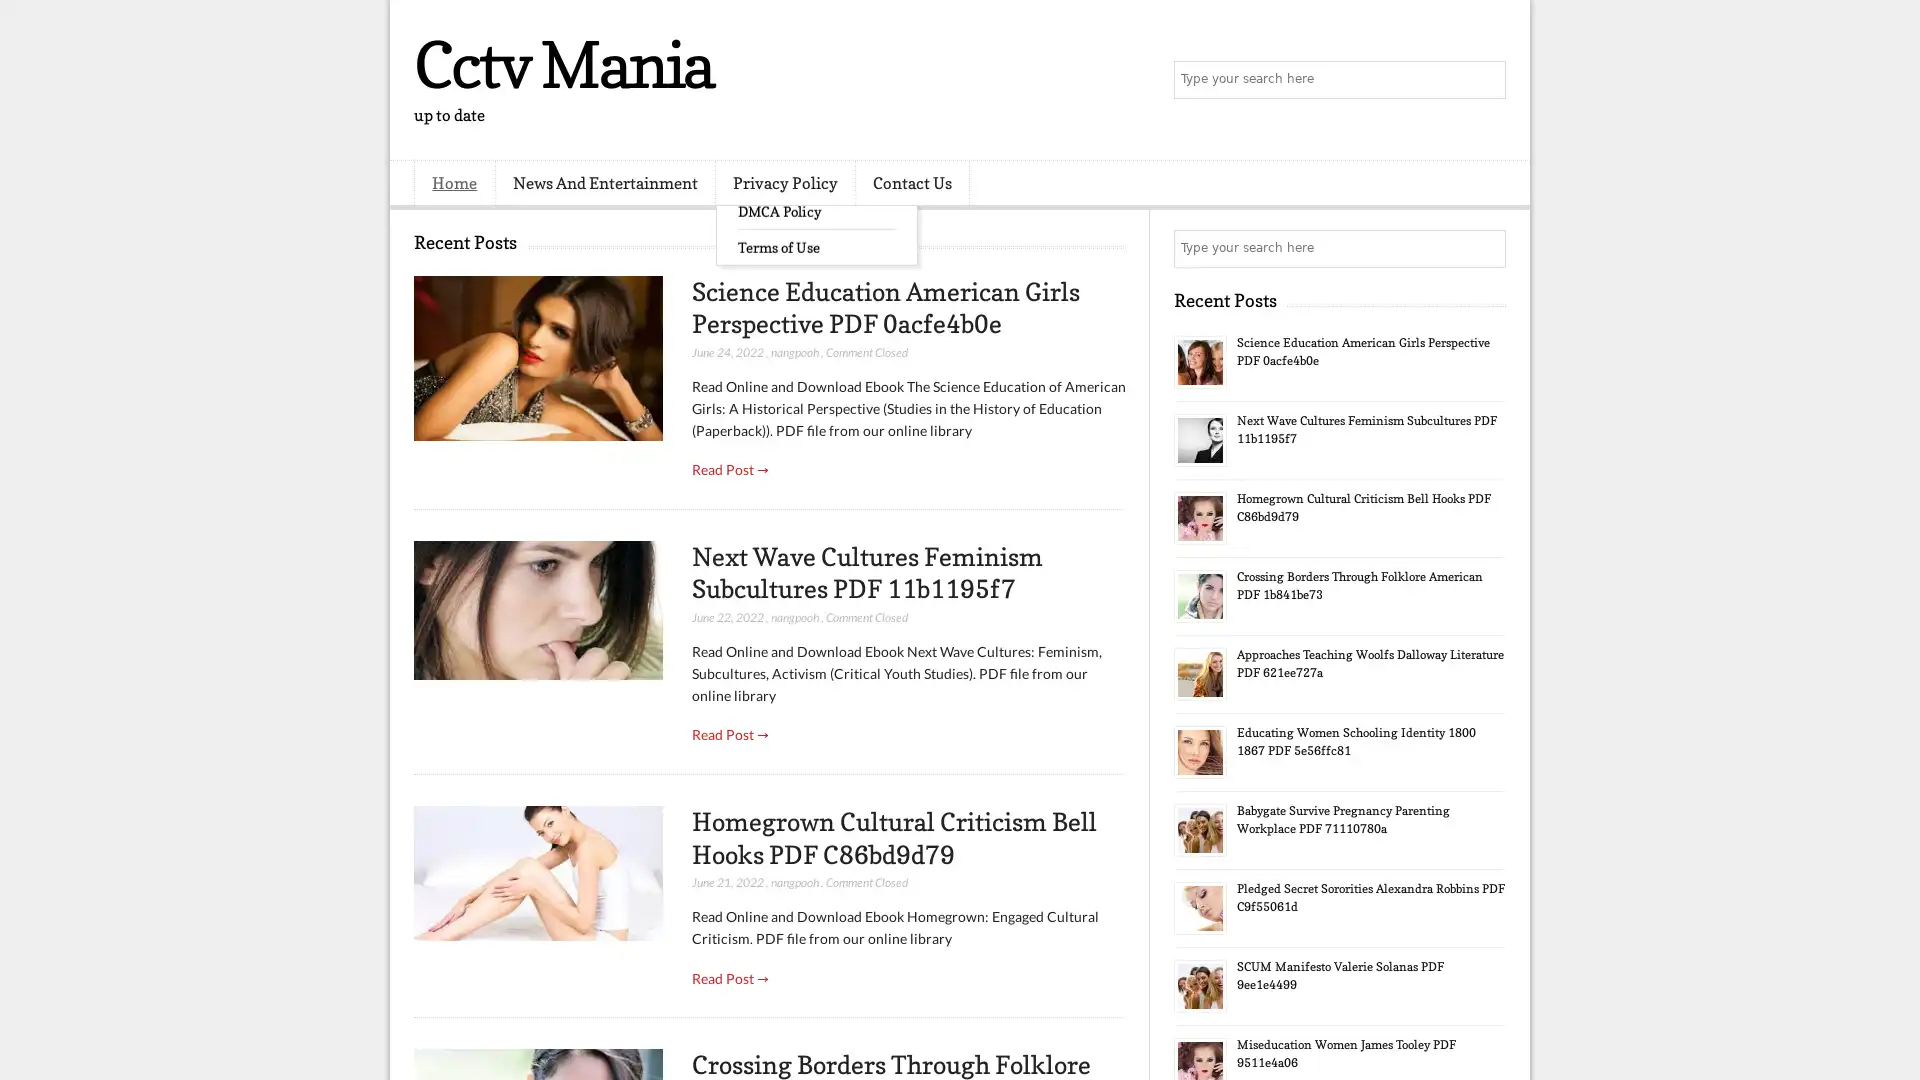  What do you see at coordinates (1485, 80) in the screenshot?
I see `Search` at bounding box center [1485, 80].